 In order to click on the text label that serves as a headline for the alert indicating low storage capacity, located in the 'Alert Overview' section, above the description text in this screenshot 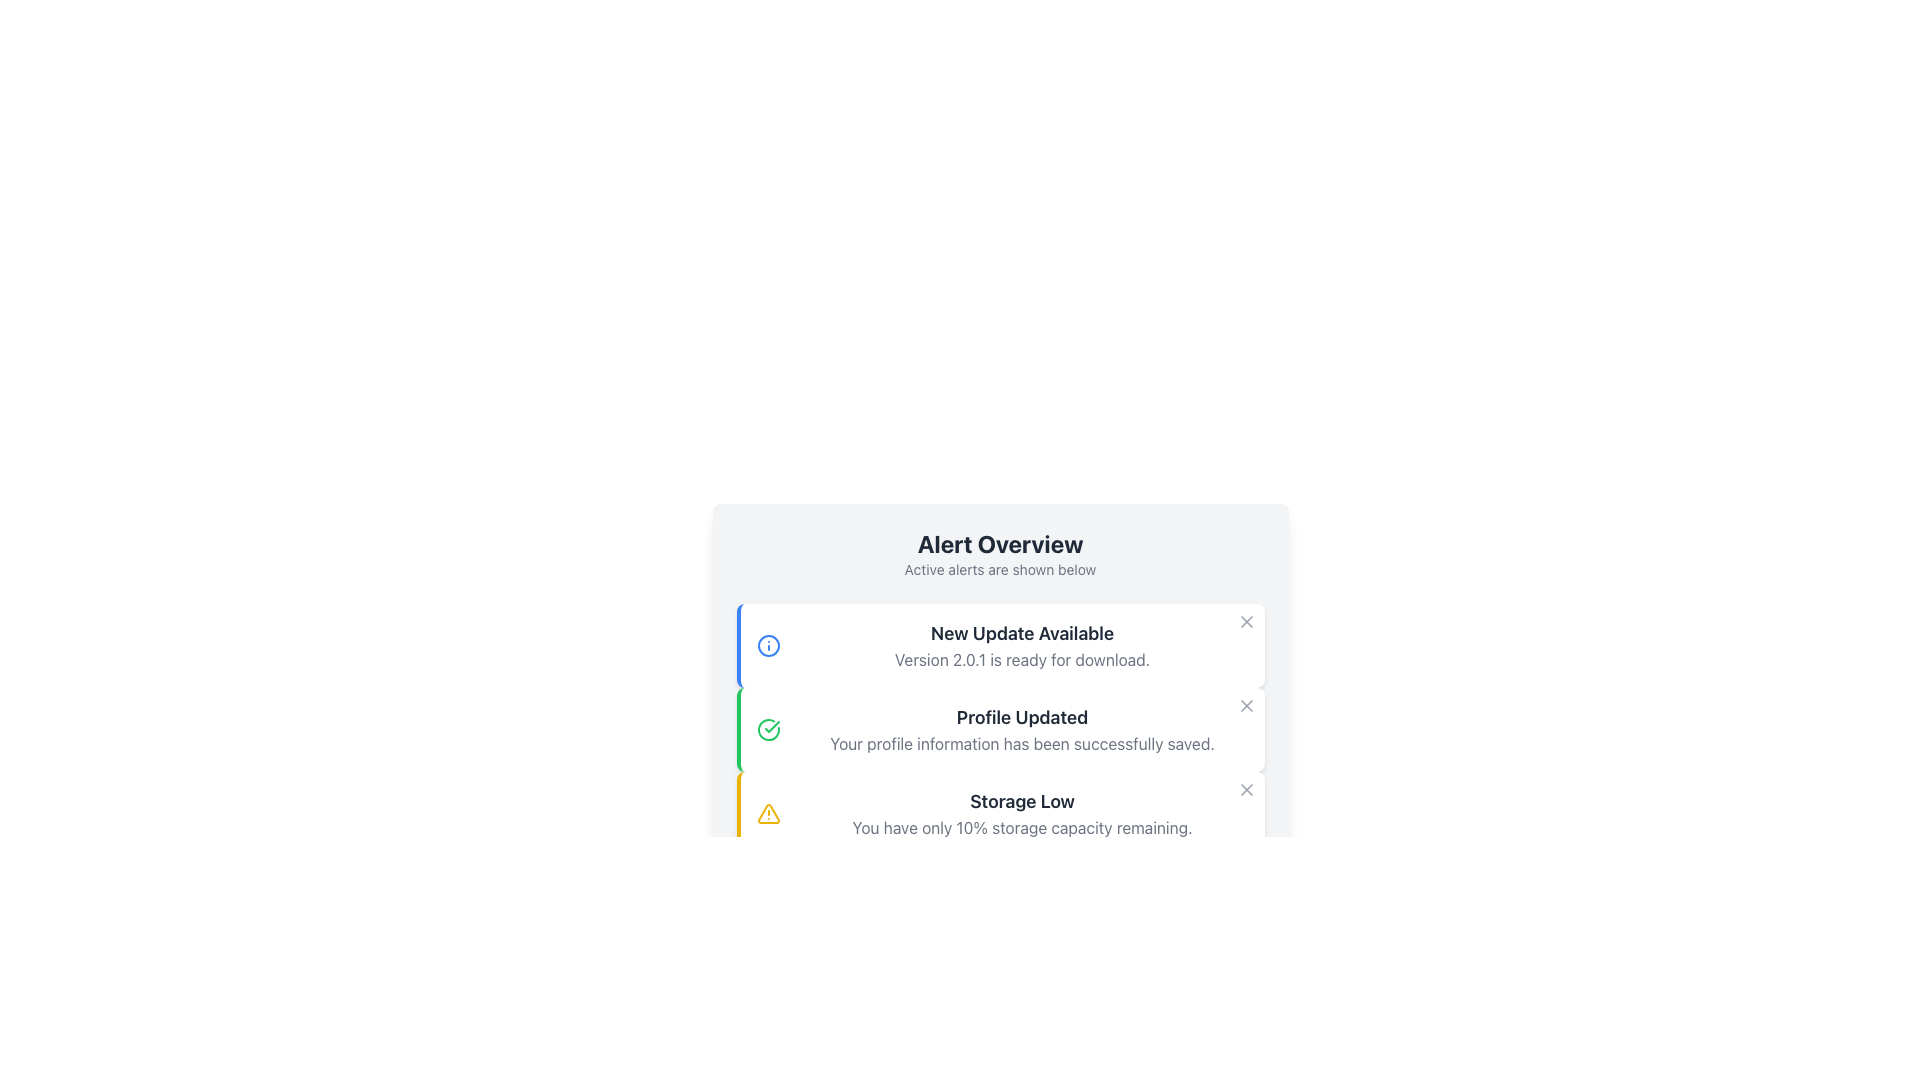, I will do `click(1022, 801)`.